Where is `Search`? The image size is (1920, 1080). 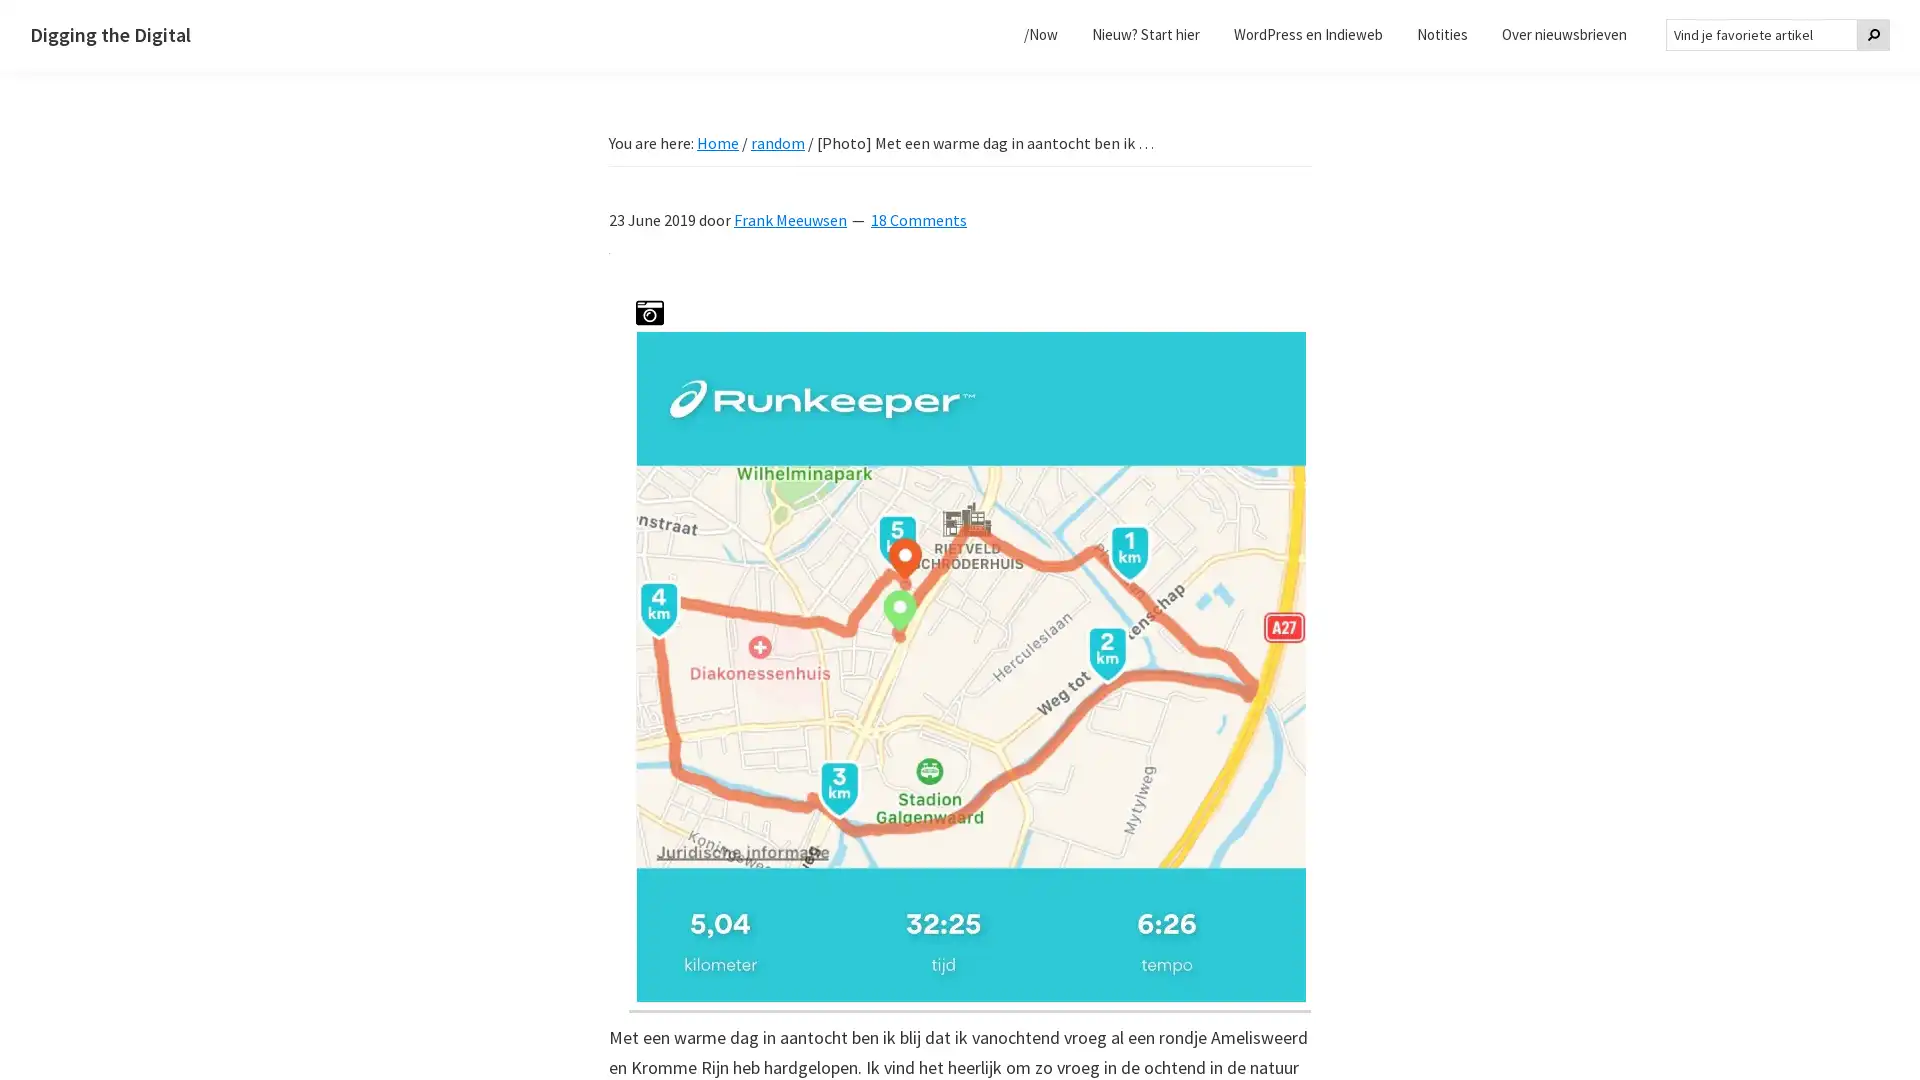 Search is located at coordinates (1872, 34).